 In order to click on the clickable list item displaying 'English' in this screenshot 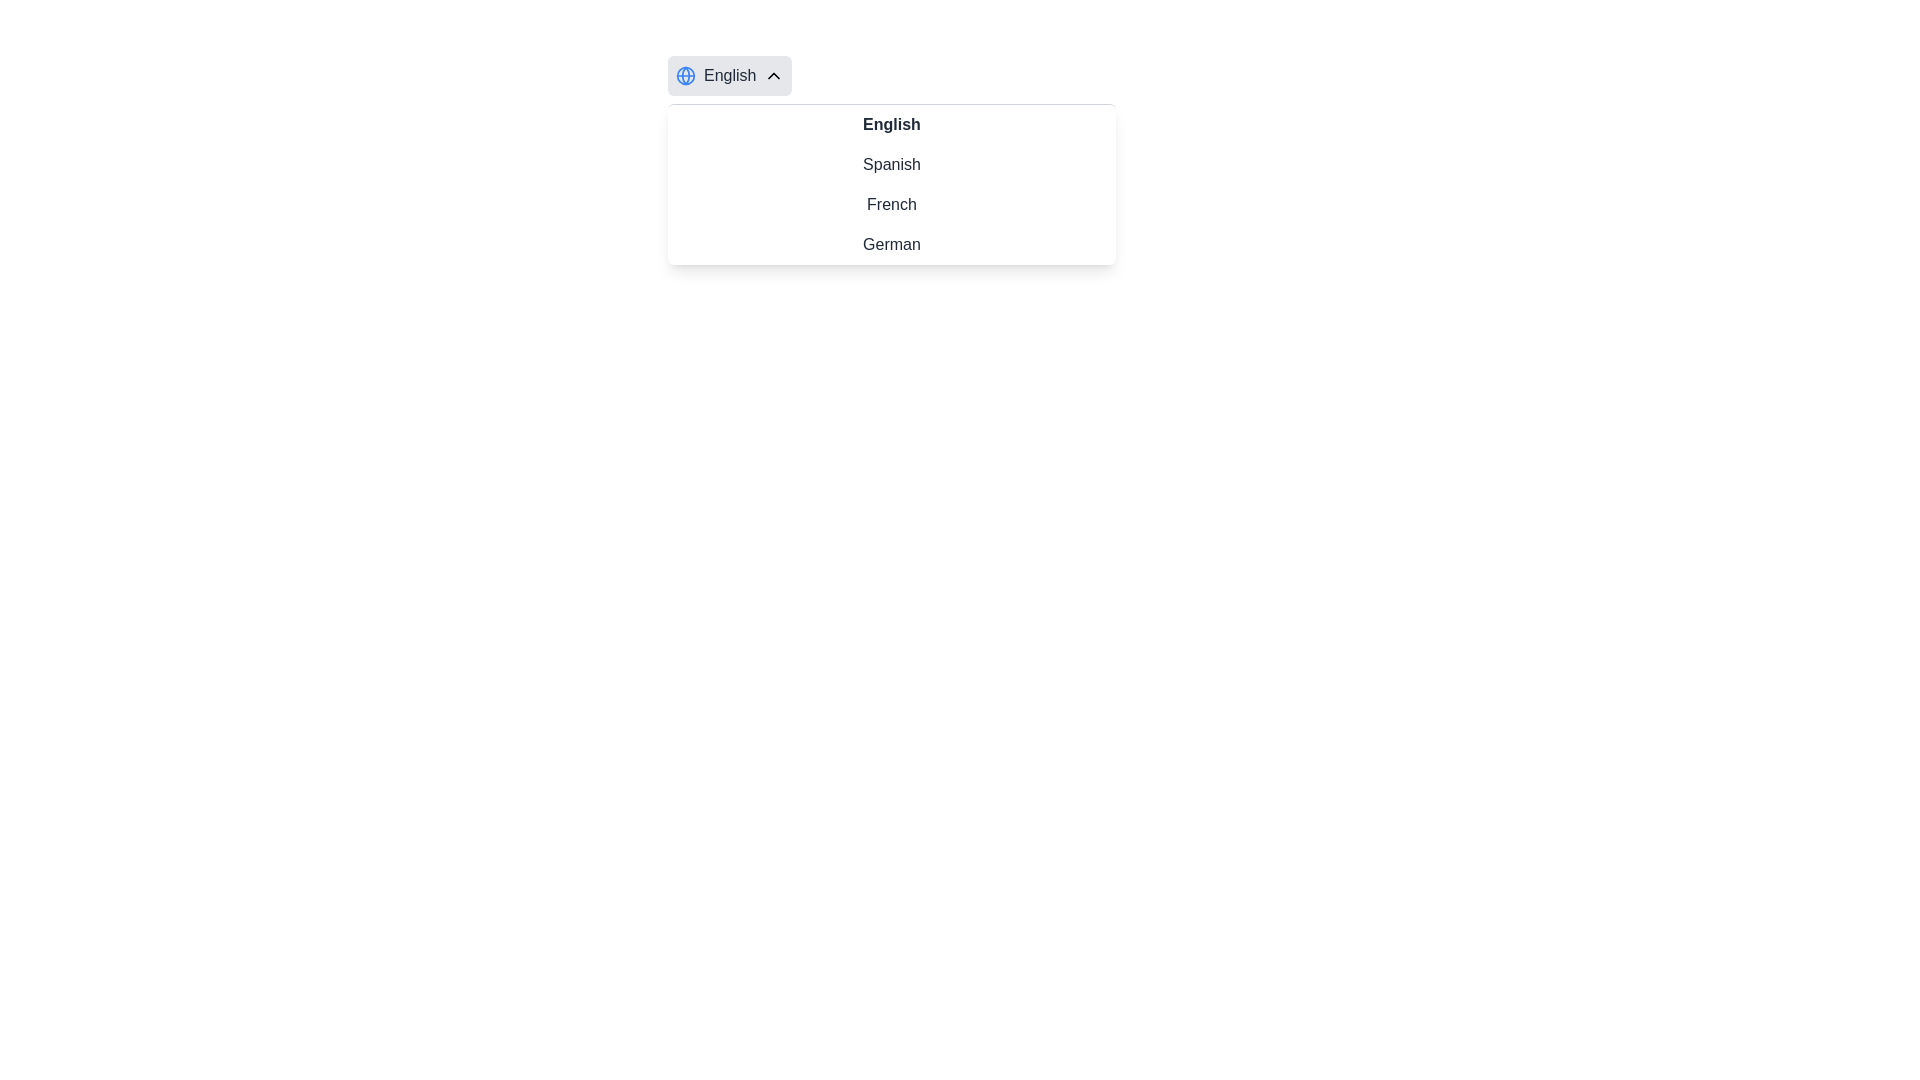, I will do `click(891, 124)`.